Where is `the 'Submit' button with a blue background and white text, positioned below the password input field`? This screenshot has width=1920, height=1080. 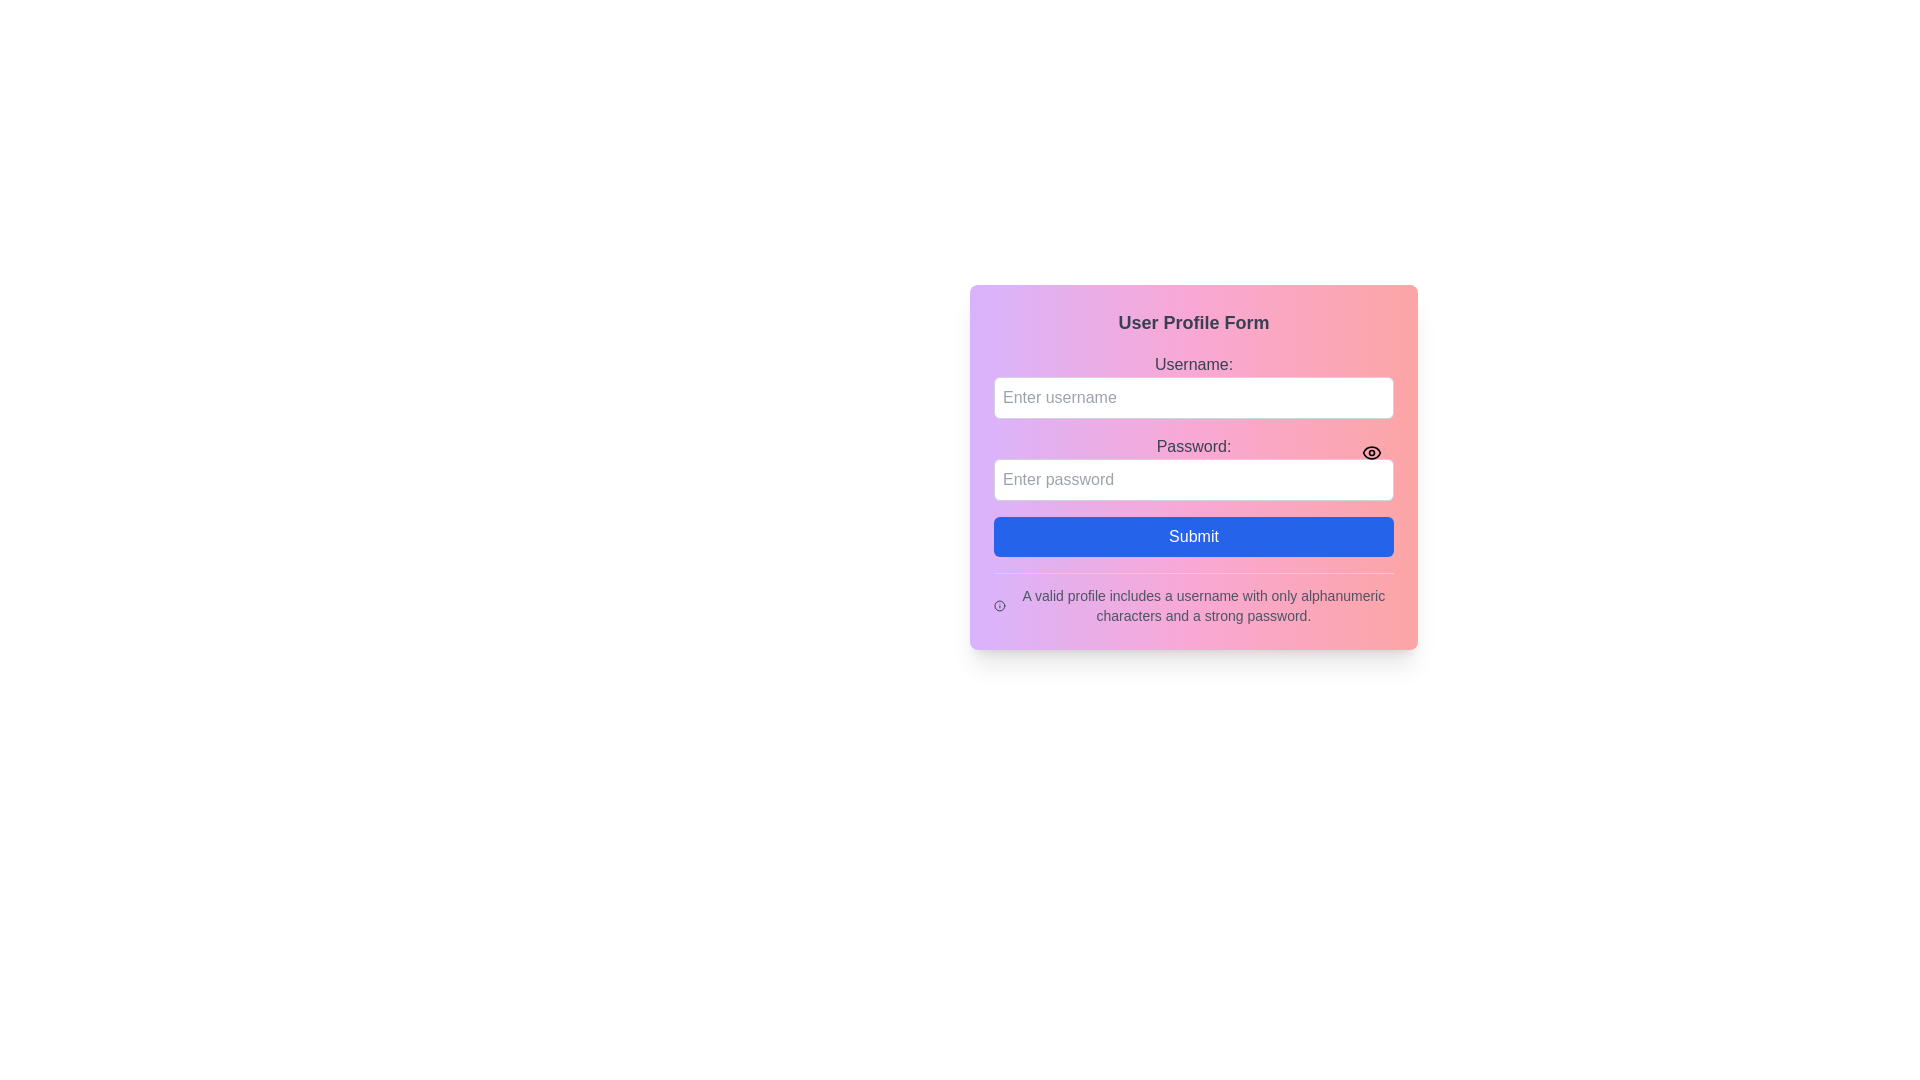
the 'Submit' button with a blue background and white text, positioned below the password input field is located at coordinates (1194, 535).